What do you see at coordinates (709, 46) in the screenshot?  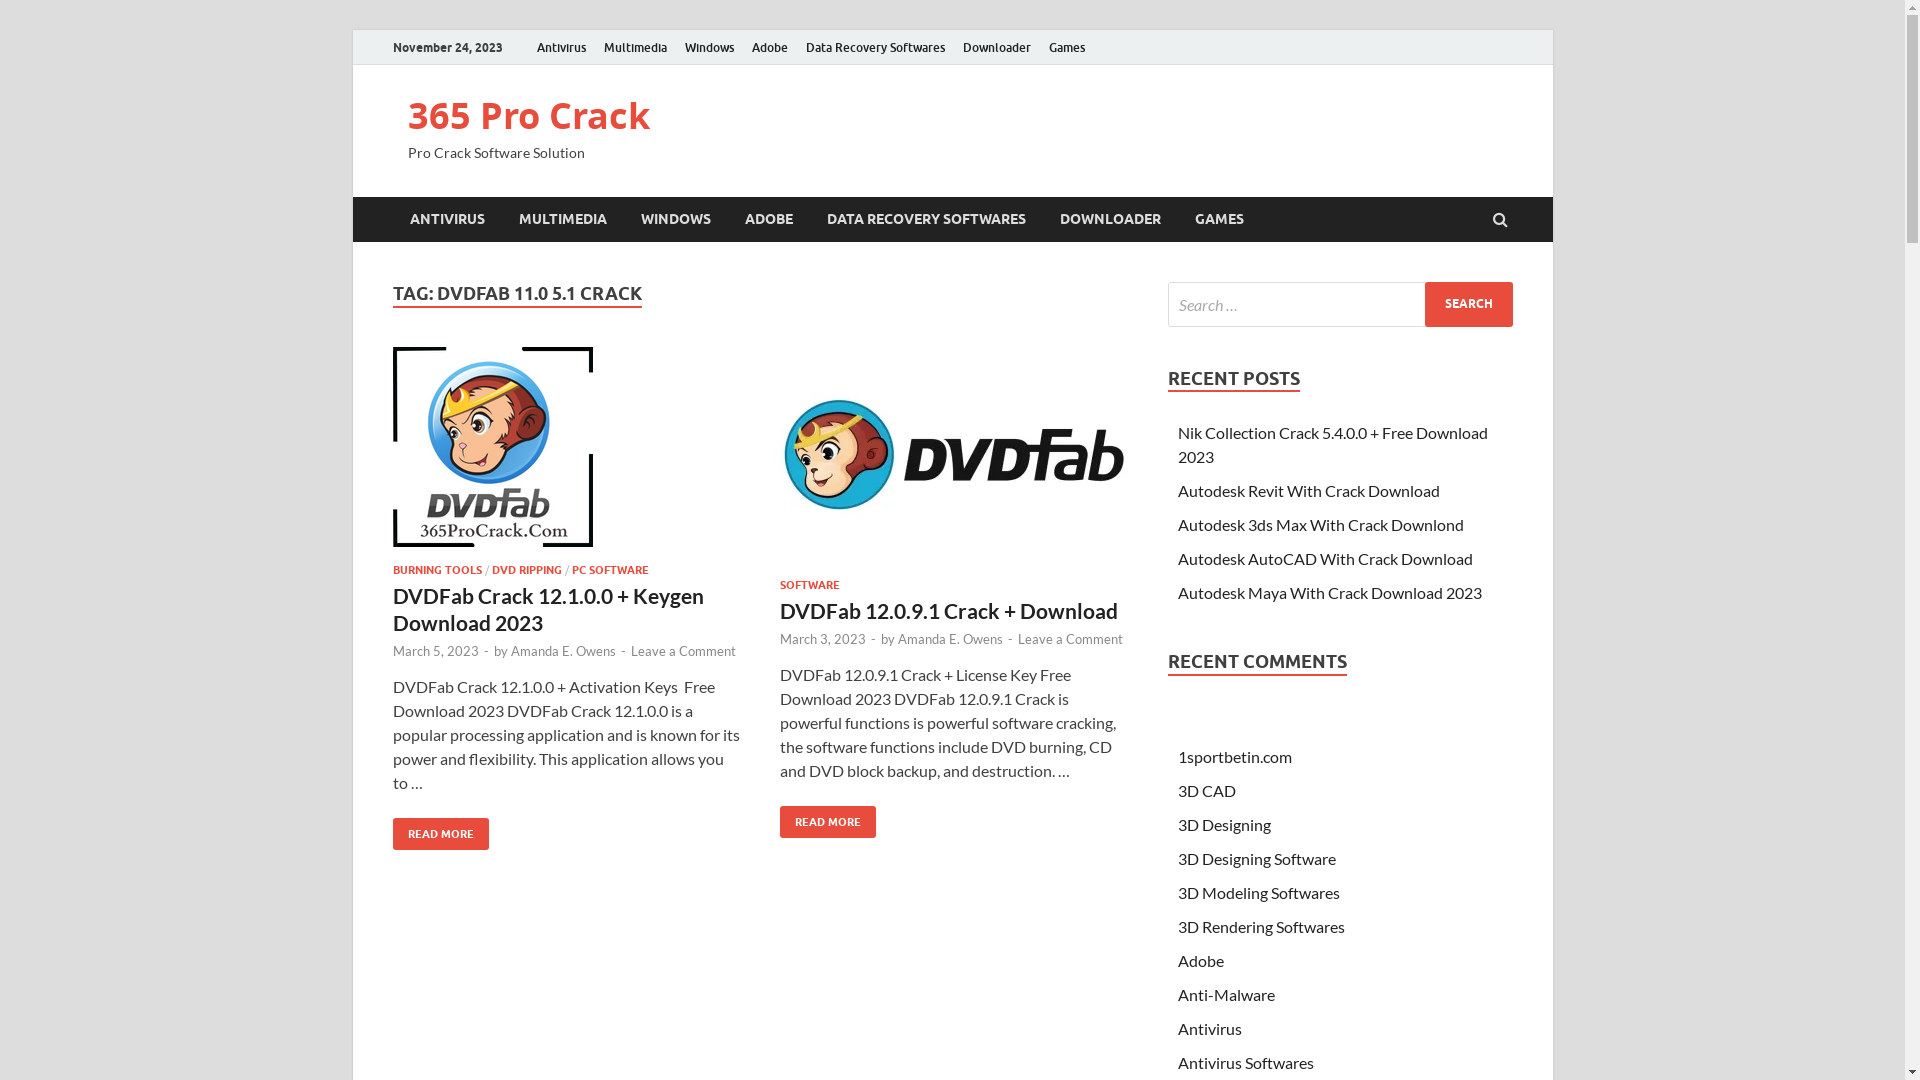 I see `'Windows'` at bounding box center [709, 46].